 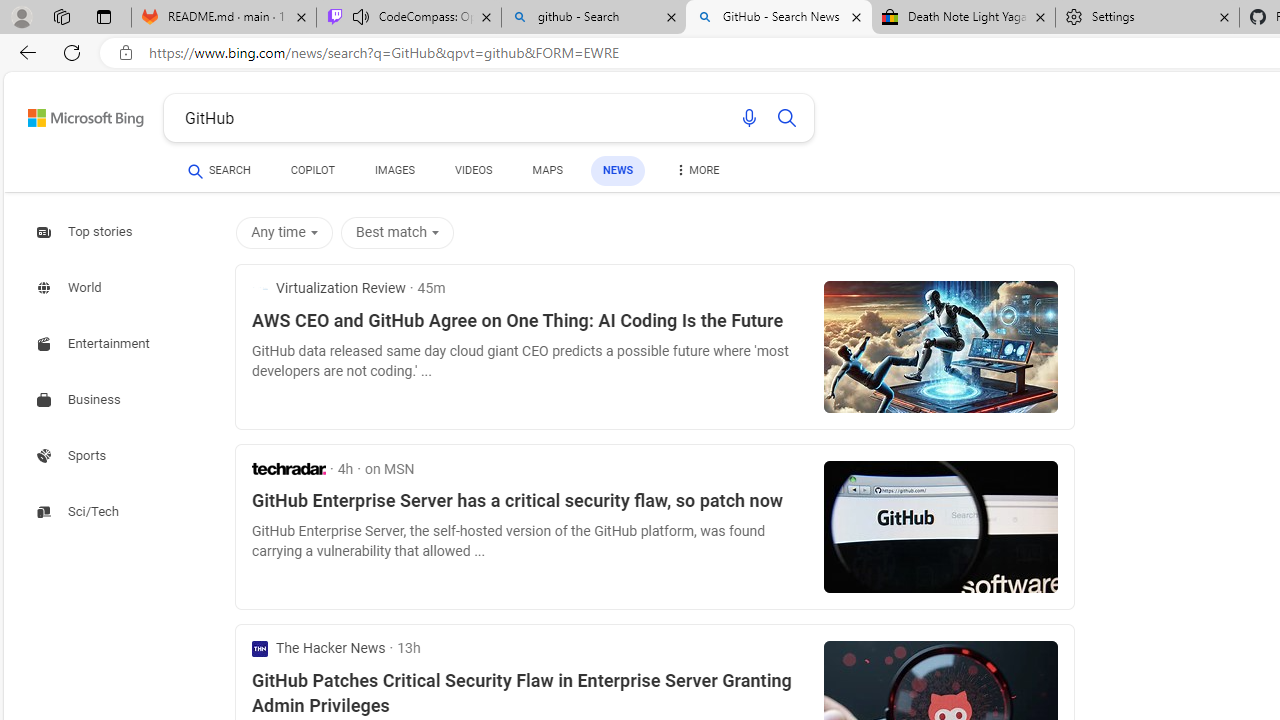 I want to click on 'Search news from The Hacker News', so click(x=318, y=648).